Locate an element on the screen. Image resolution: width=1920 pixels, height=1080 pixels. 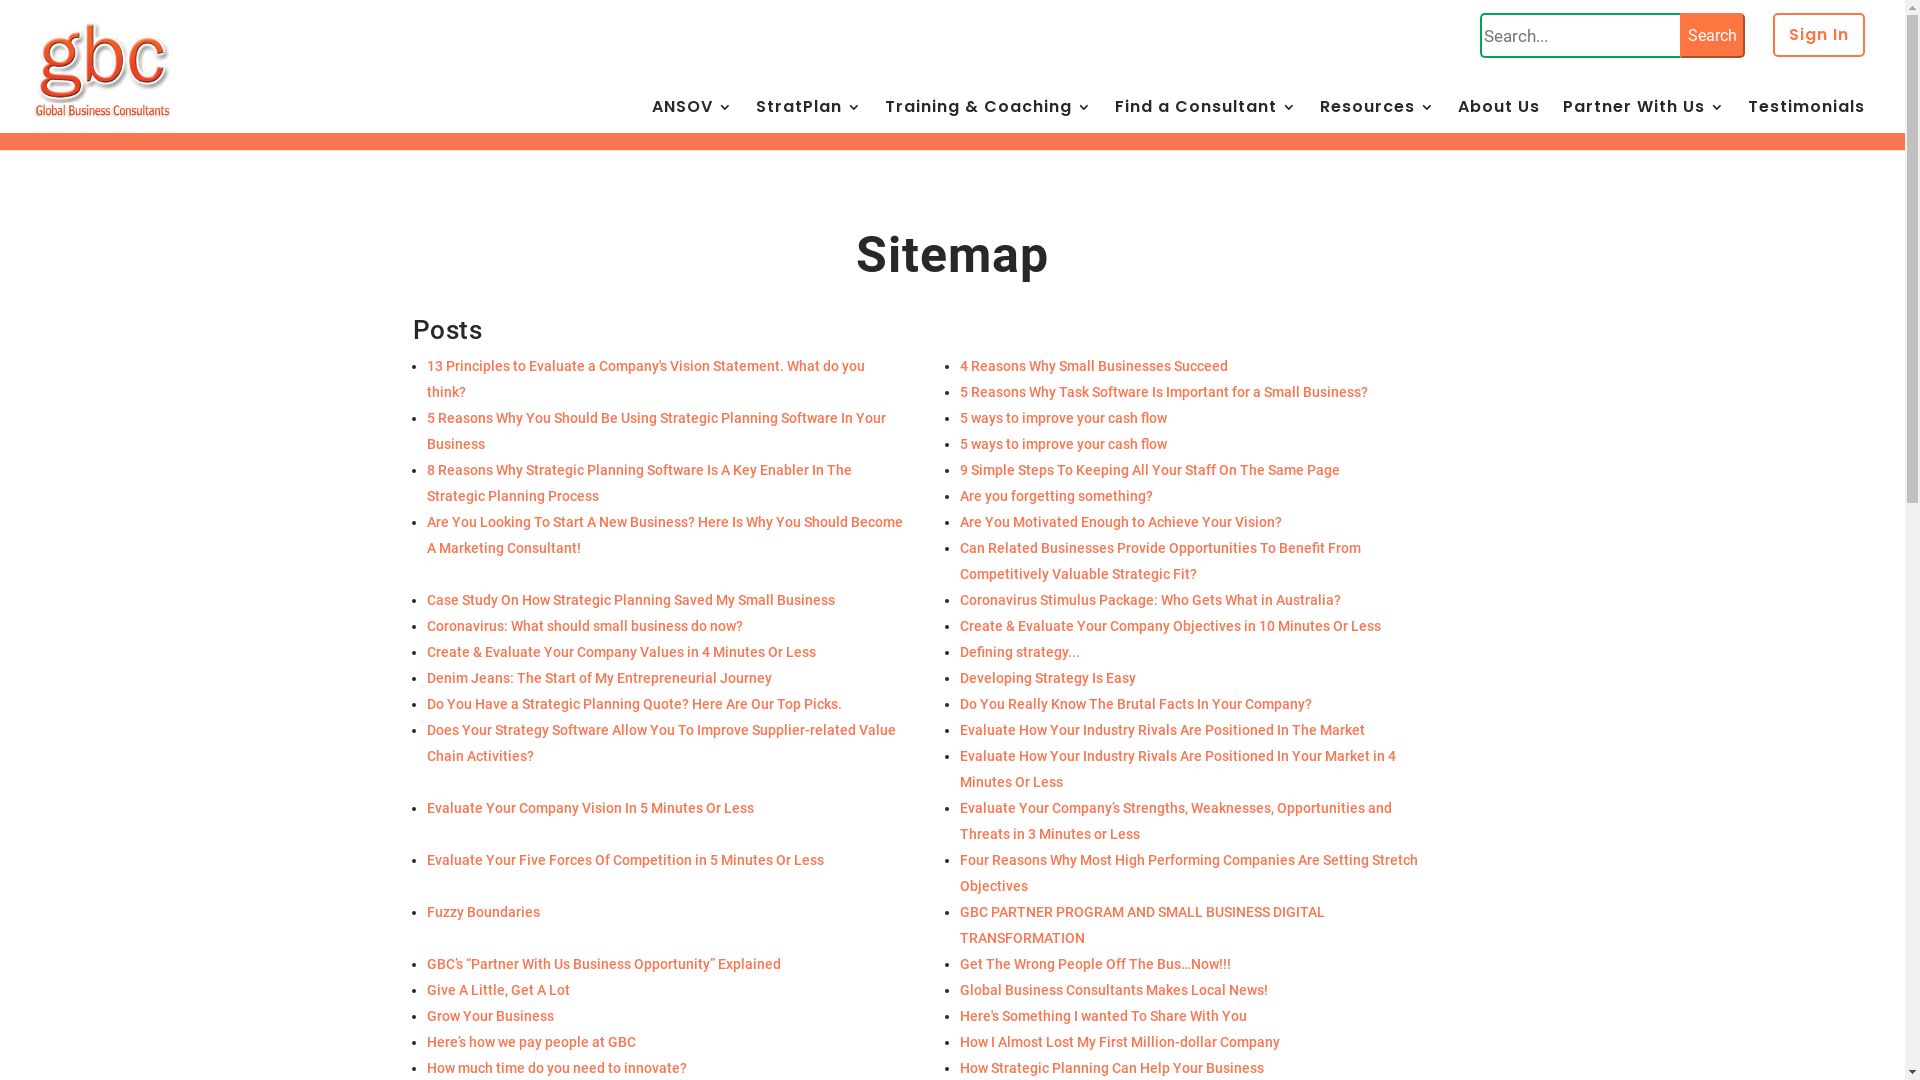
'Partner With Us' is located at coordinates (1643, 119).